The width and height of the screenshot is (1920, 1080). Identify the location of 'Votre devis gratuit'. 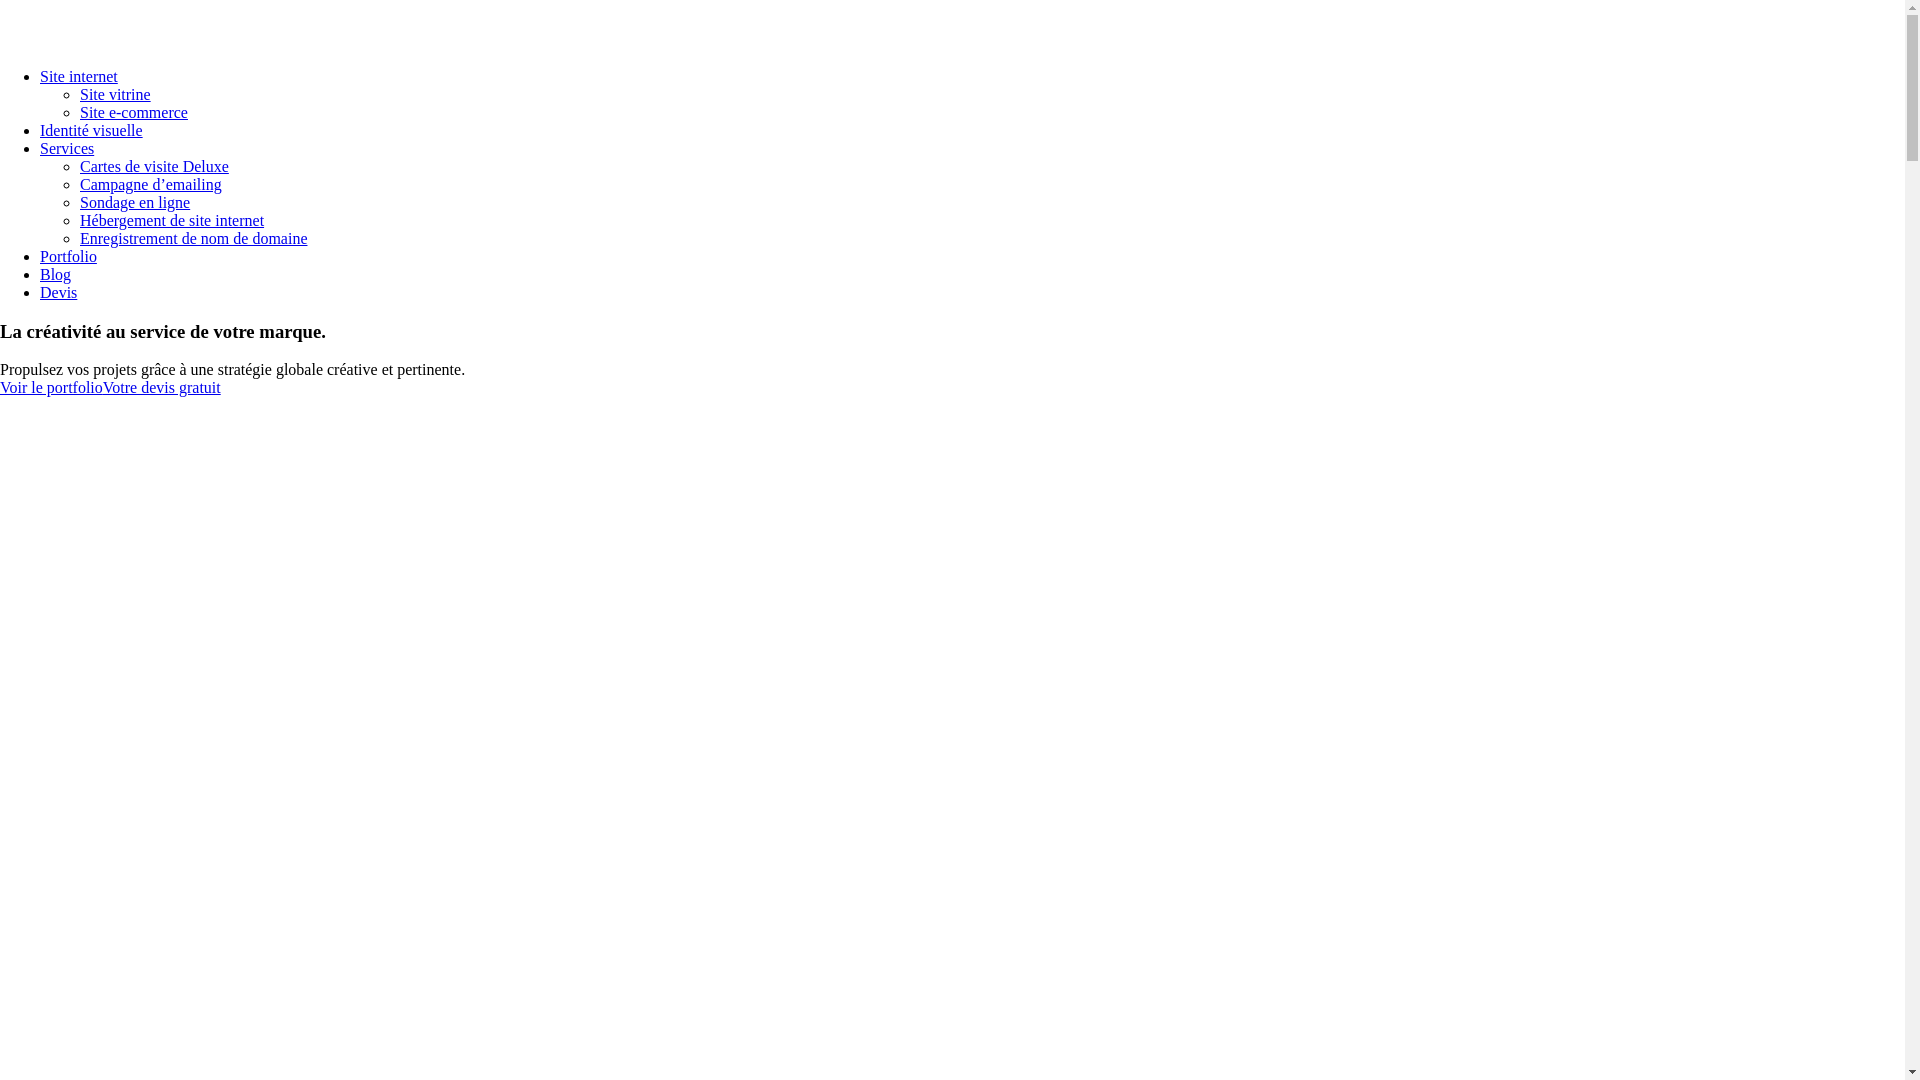
(162, 387).